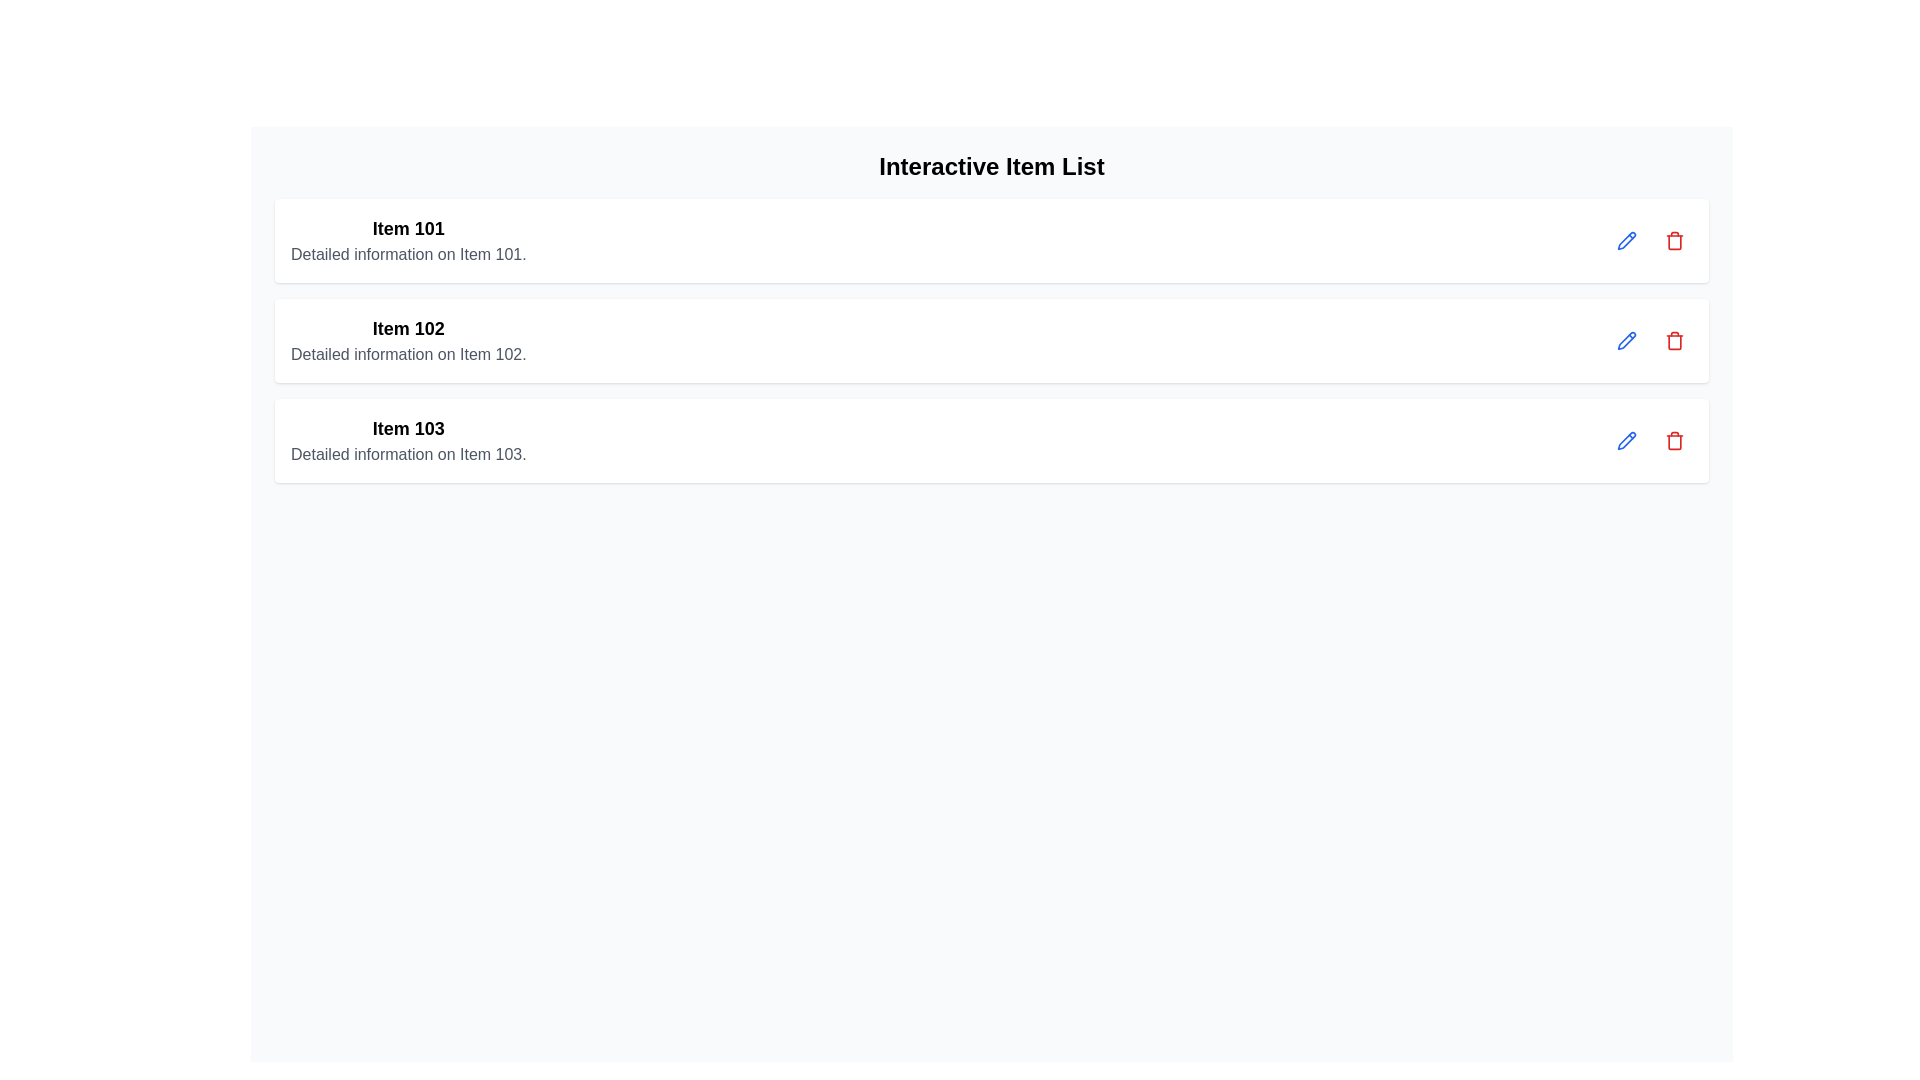 The height and width of the screenshot is (1080, 1920). What do you see at coordinates (1627, 339) in the screenshot?
I see `the pencil icon located in the second row of the list next to the item labeled 'Item 102'` at bounding box center [1627, 339].